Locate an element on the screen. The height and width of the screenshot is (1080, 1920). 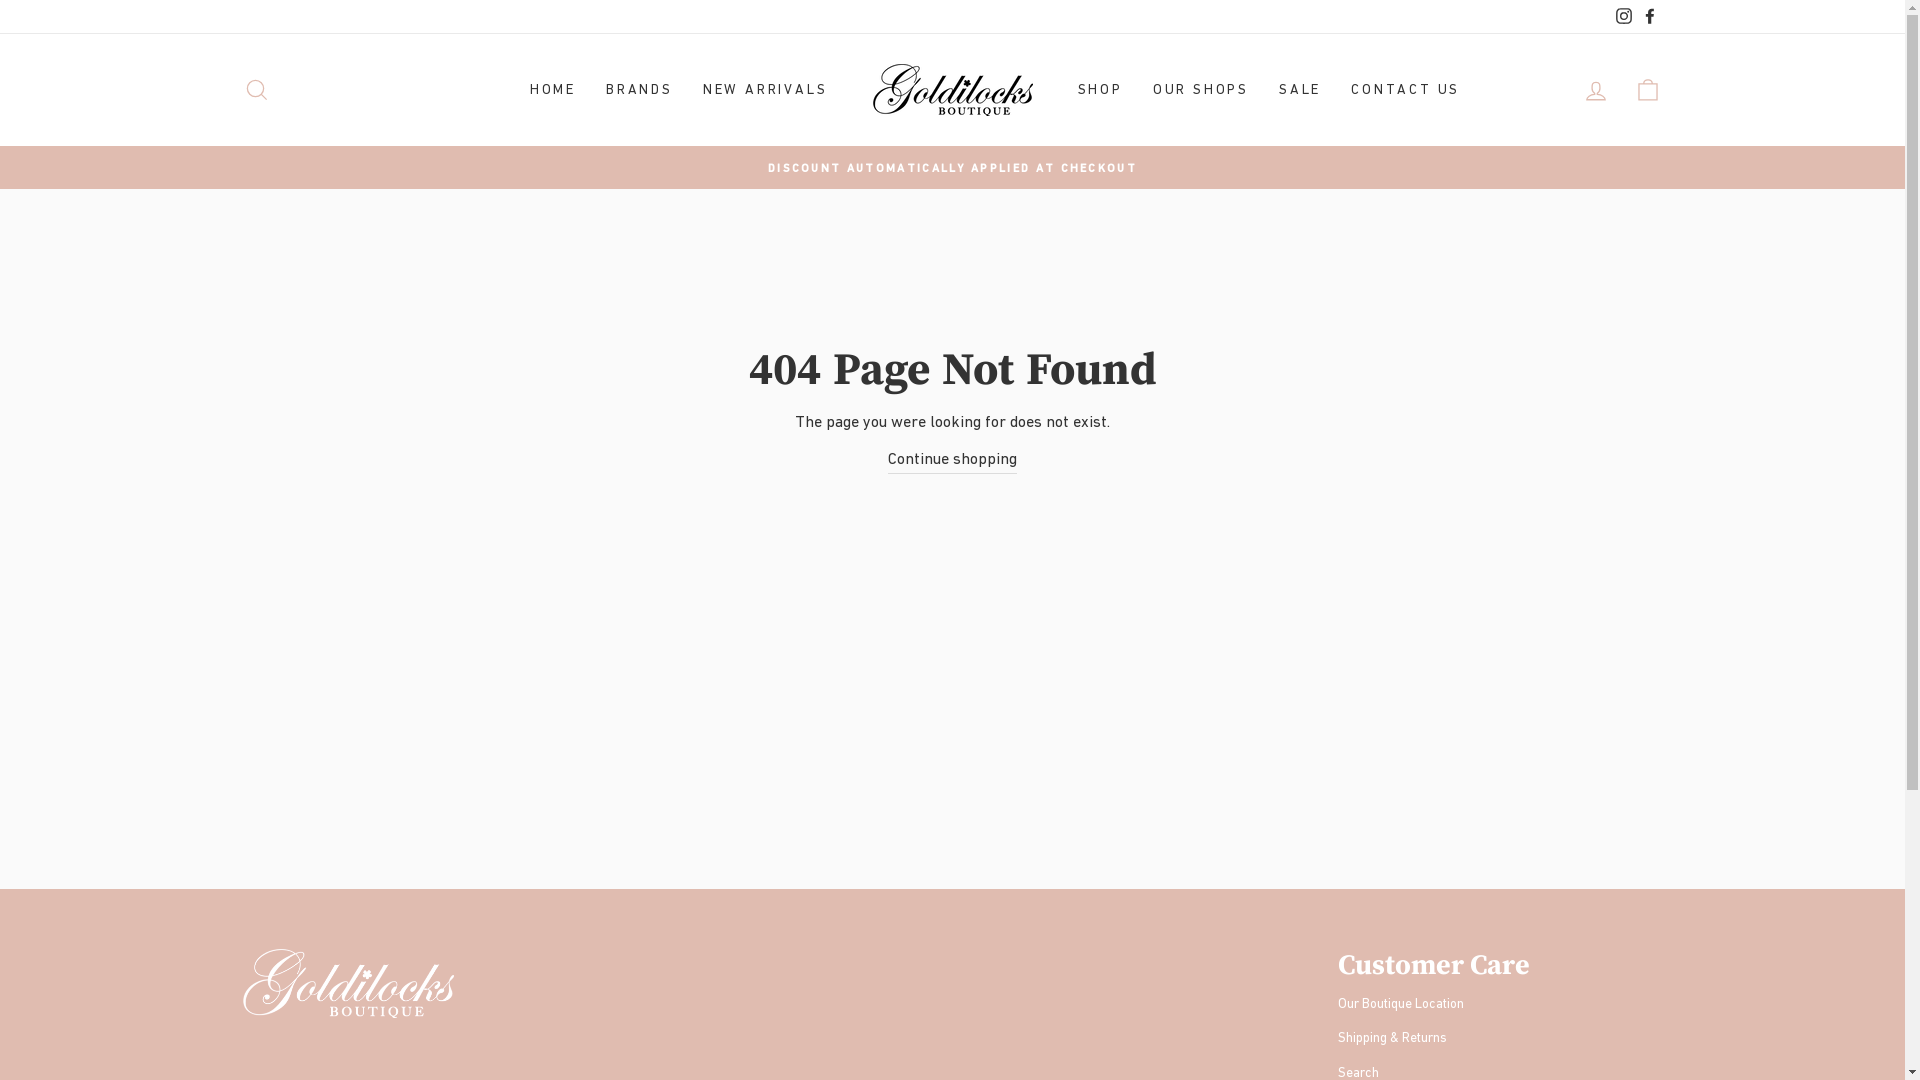
'SEARCH' is located at coordinates (254, 90).